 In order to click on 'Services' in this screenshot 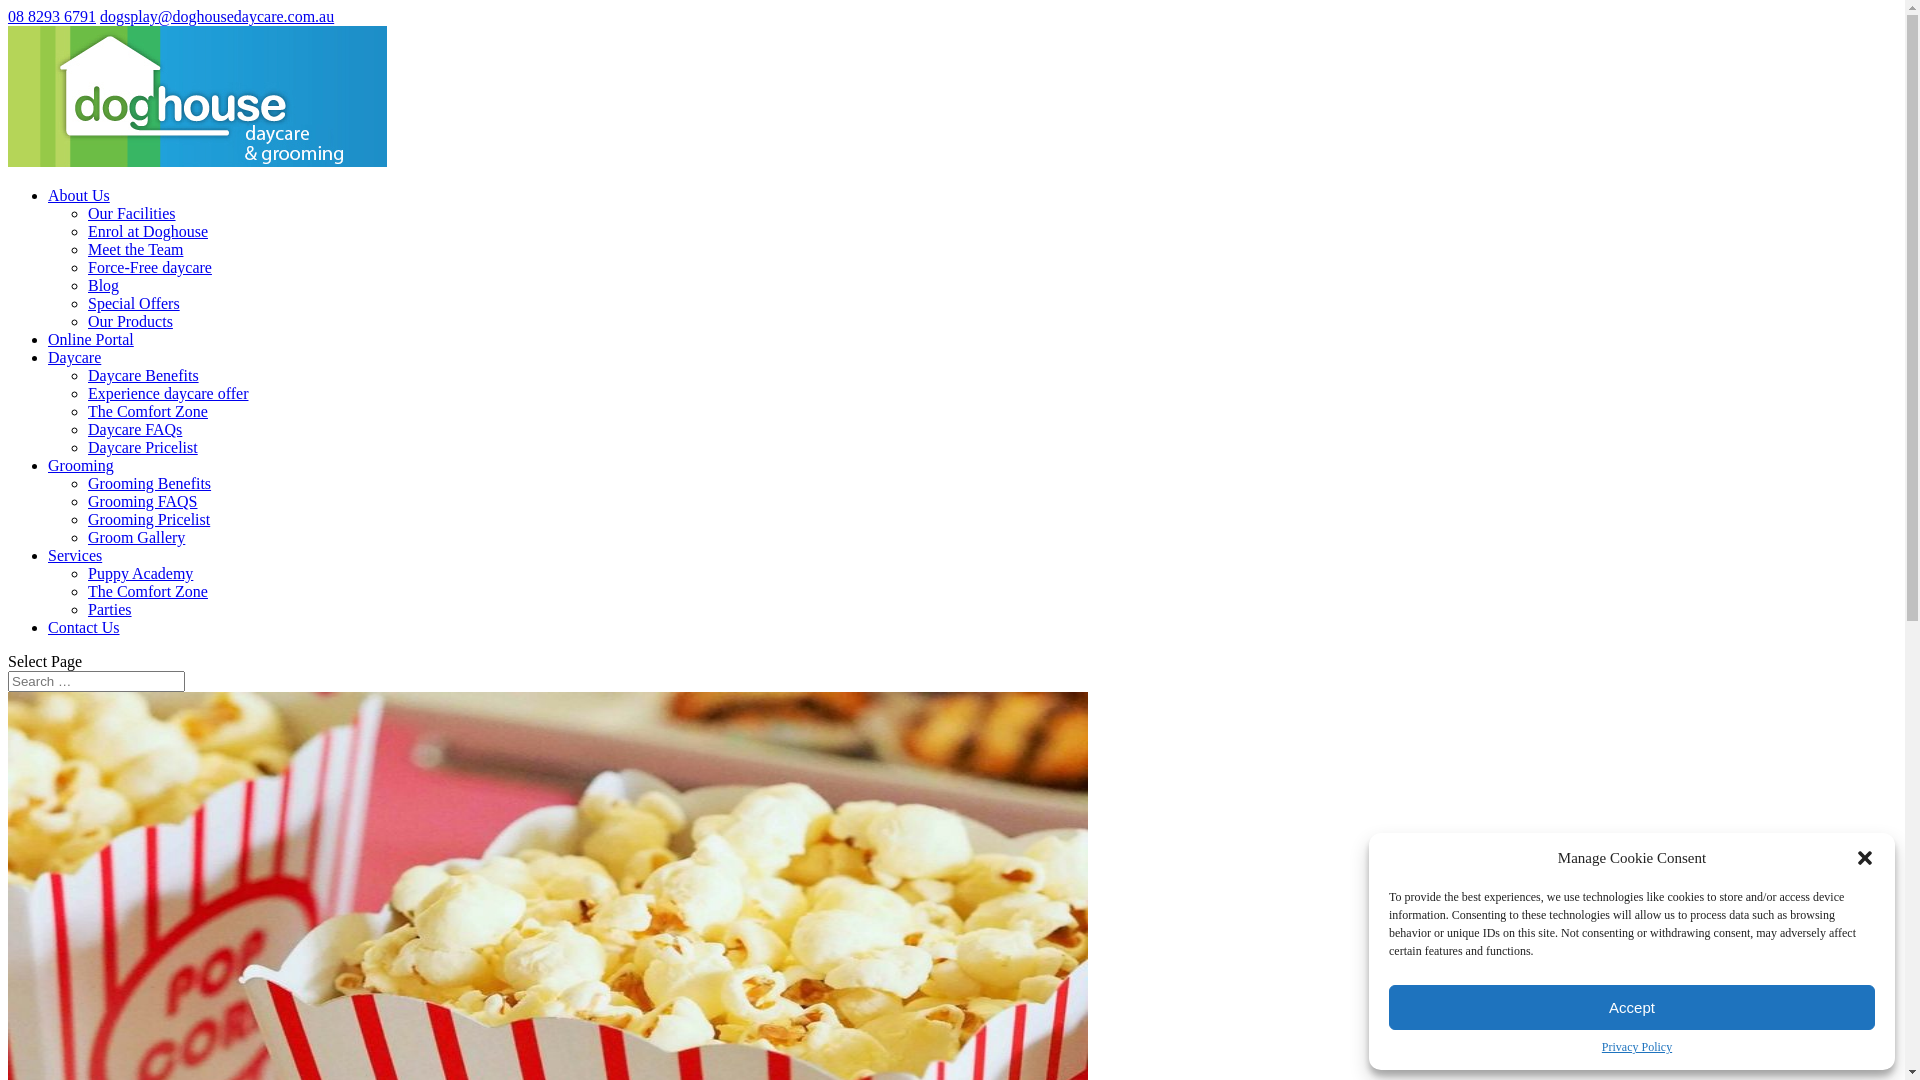, I will do `click(75, 555)`.